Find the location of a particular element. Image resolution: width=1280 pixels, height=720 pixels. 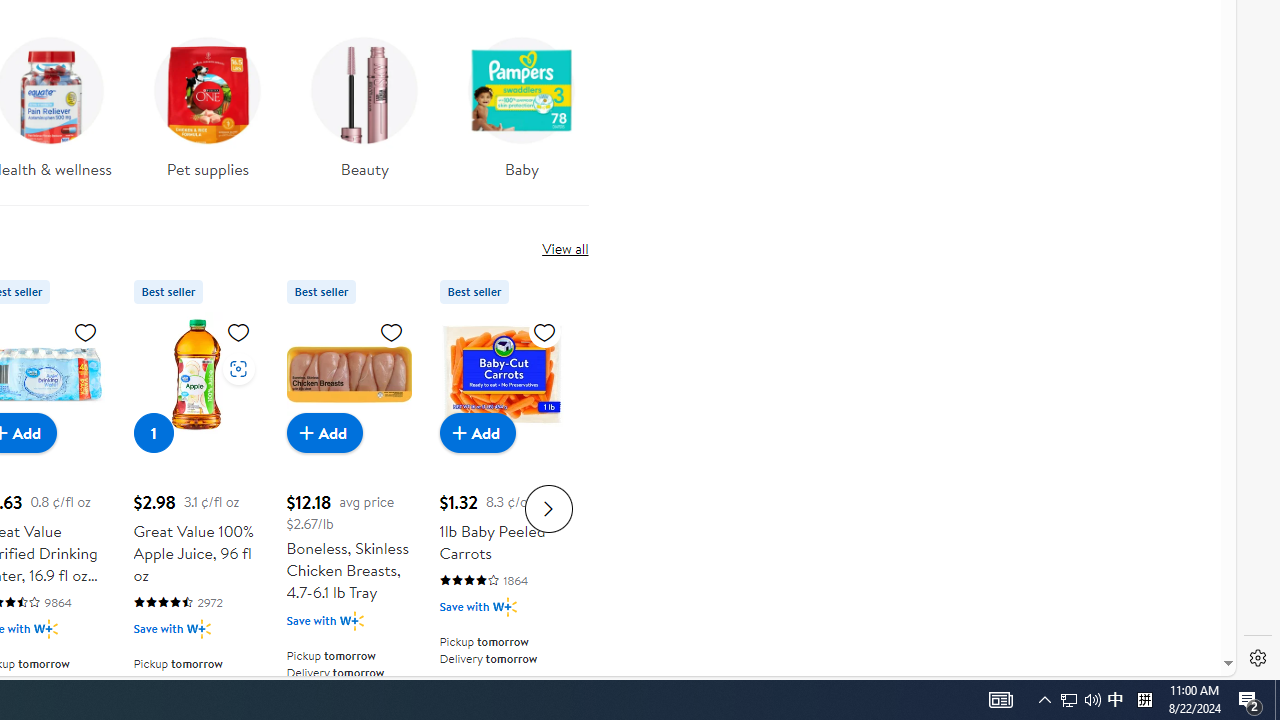

'Pet supplies' is located at coordinates (208, 114).